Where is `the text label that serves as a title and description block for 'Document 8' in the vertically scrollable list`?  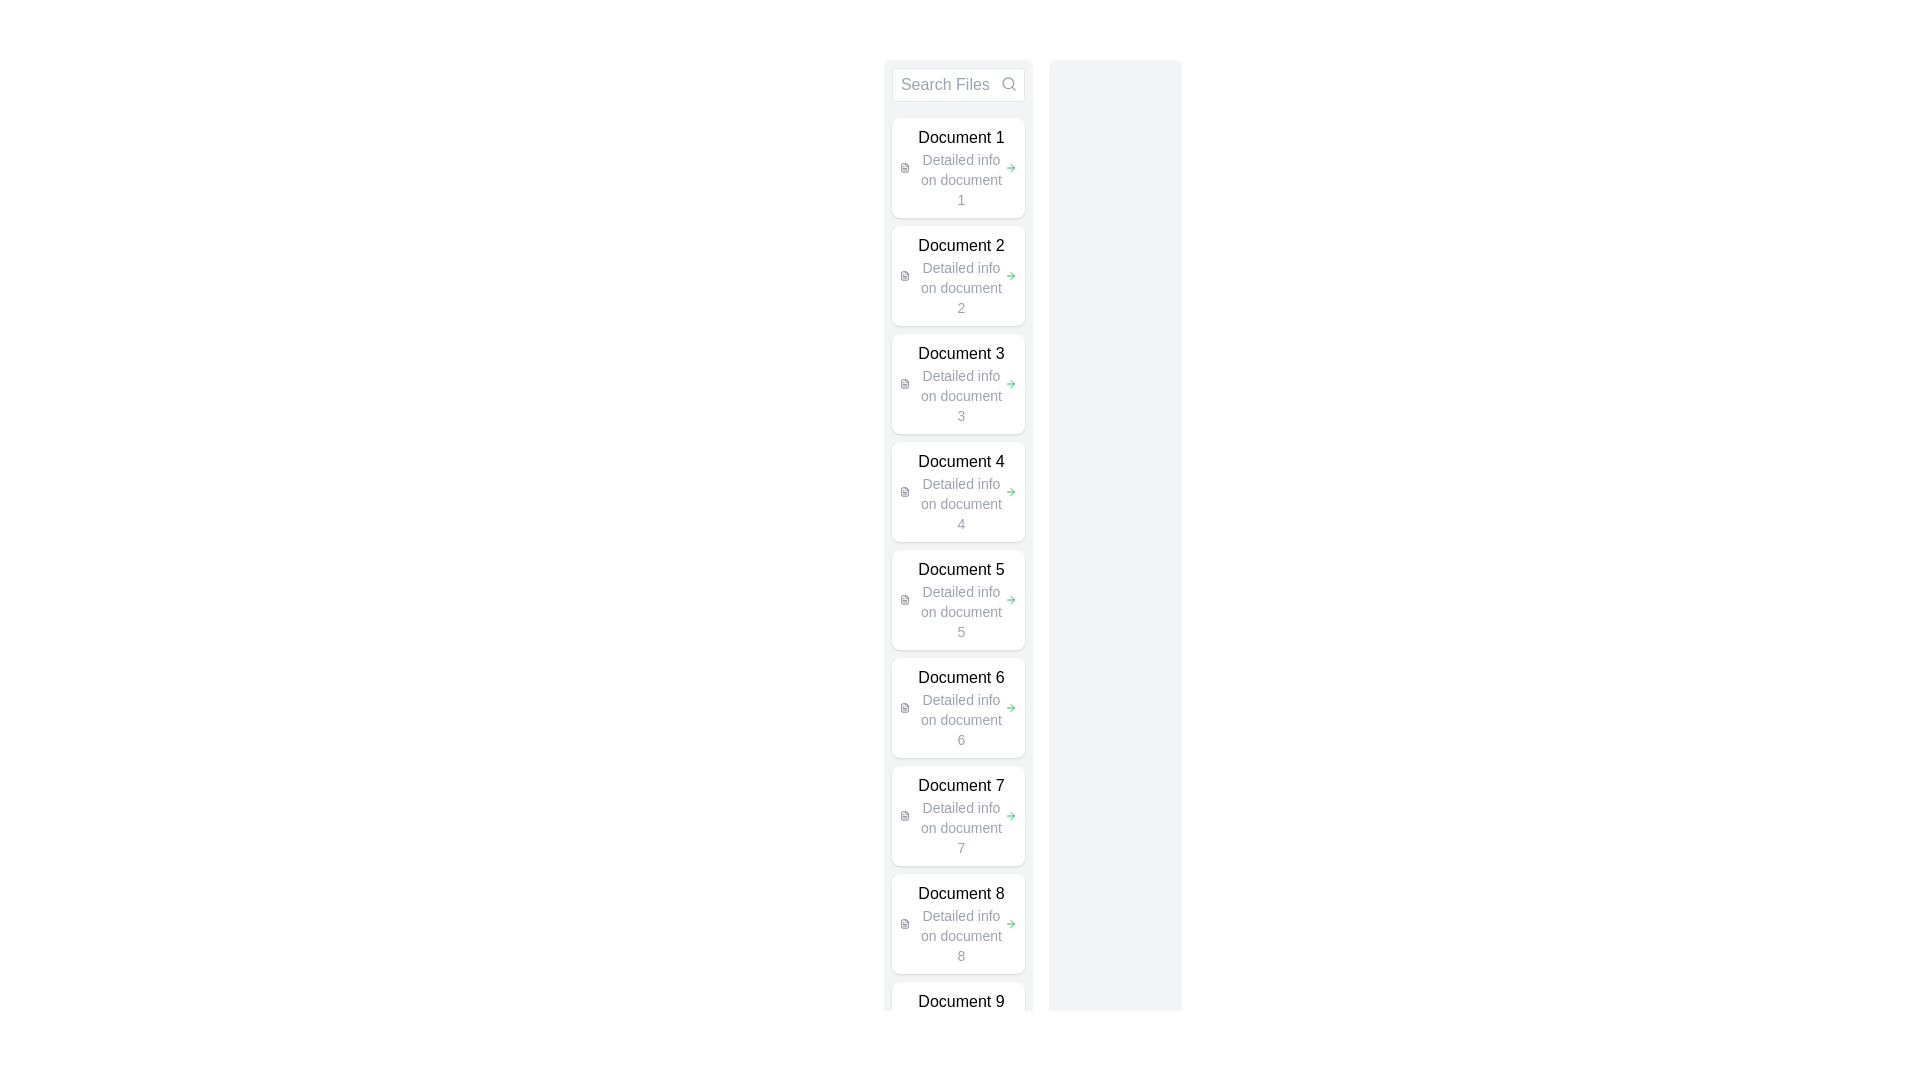 the text label that serves as a title and description block for 'Document 8' in the vertically scrollable list is located at coordinates (961, 924).